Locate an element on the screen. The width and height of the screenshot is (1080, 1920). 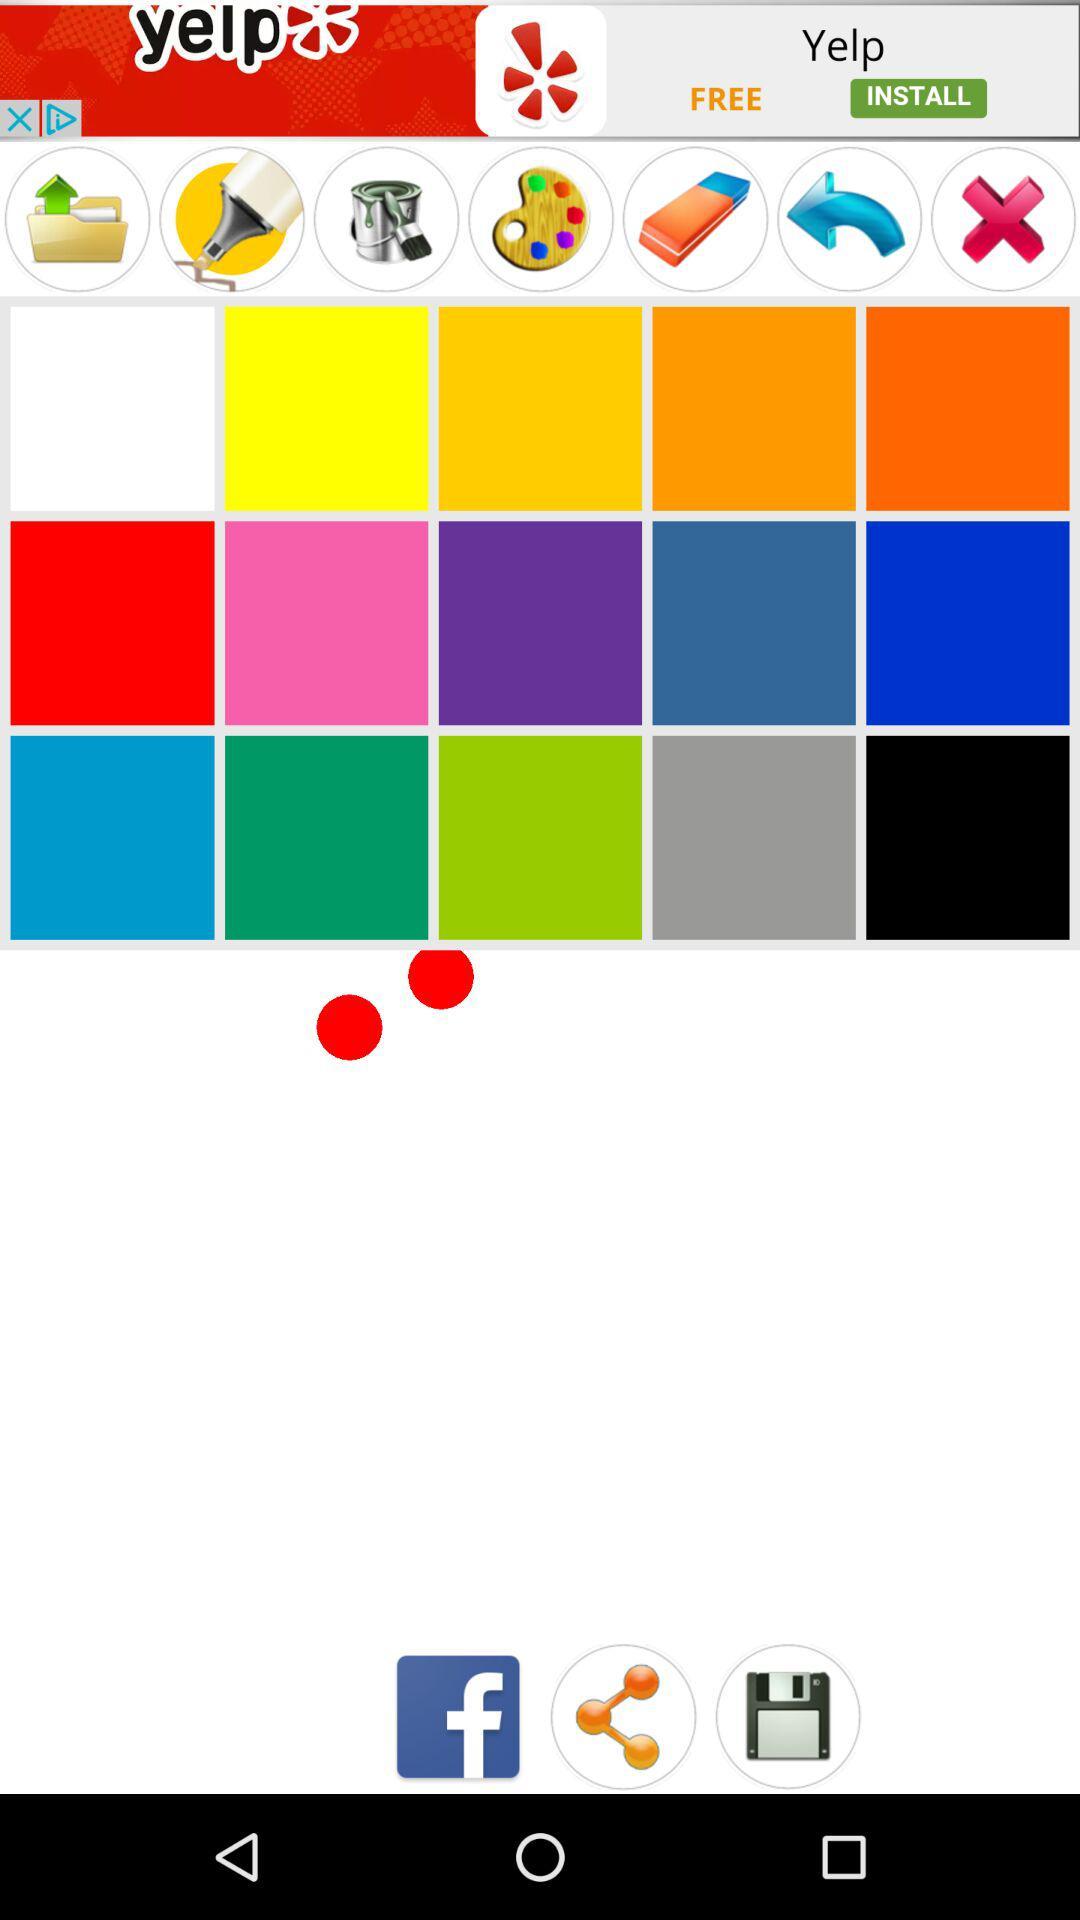
choose a color is located at coordinates (540, 407).